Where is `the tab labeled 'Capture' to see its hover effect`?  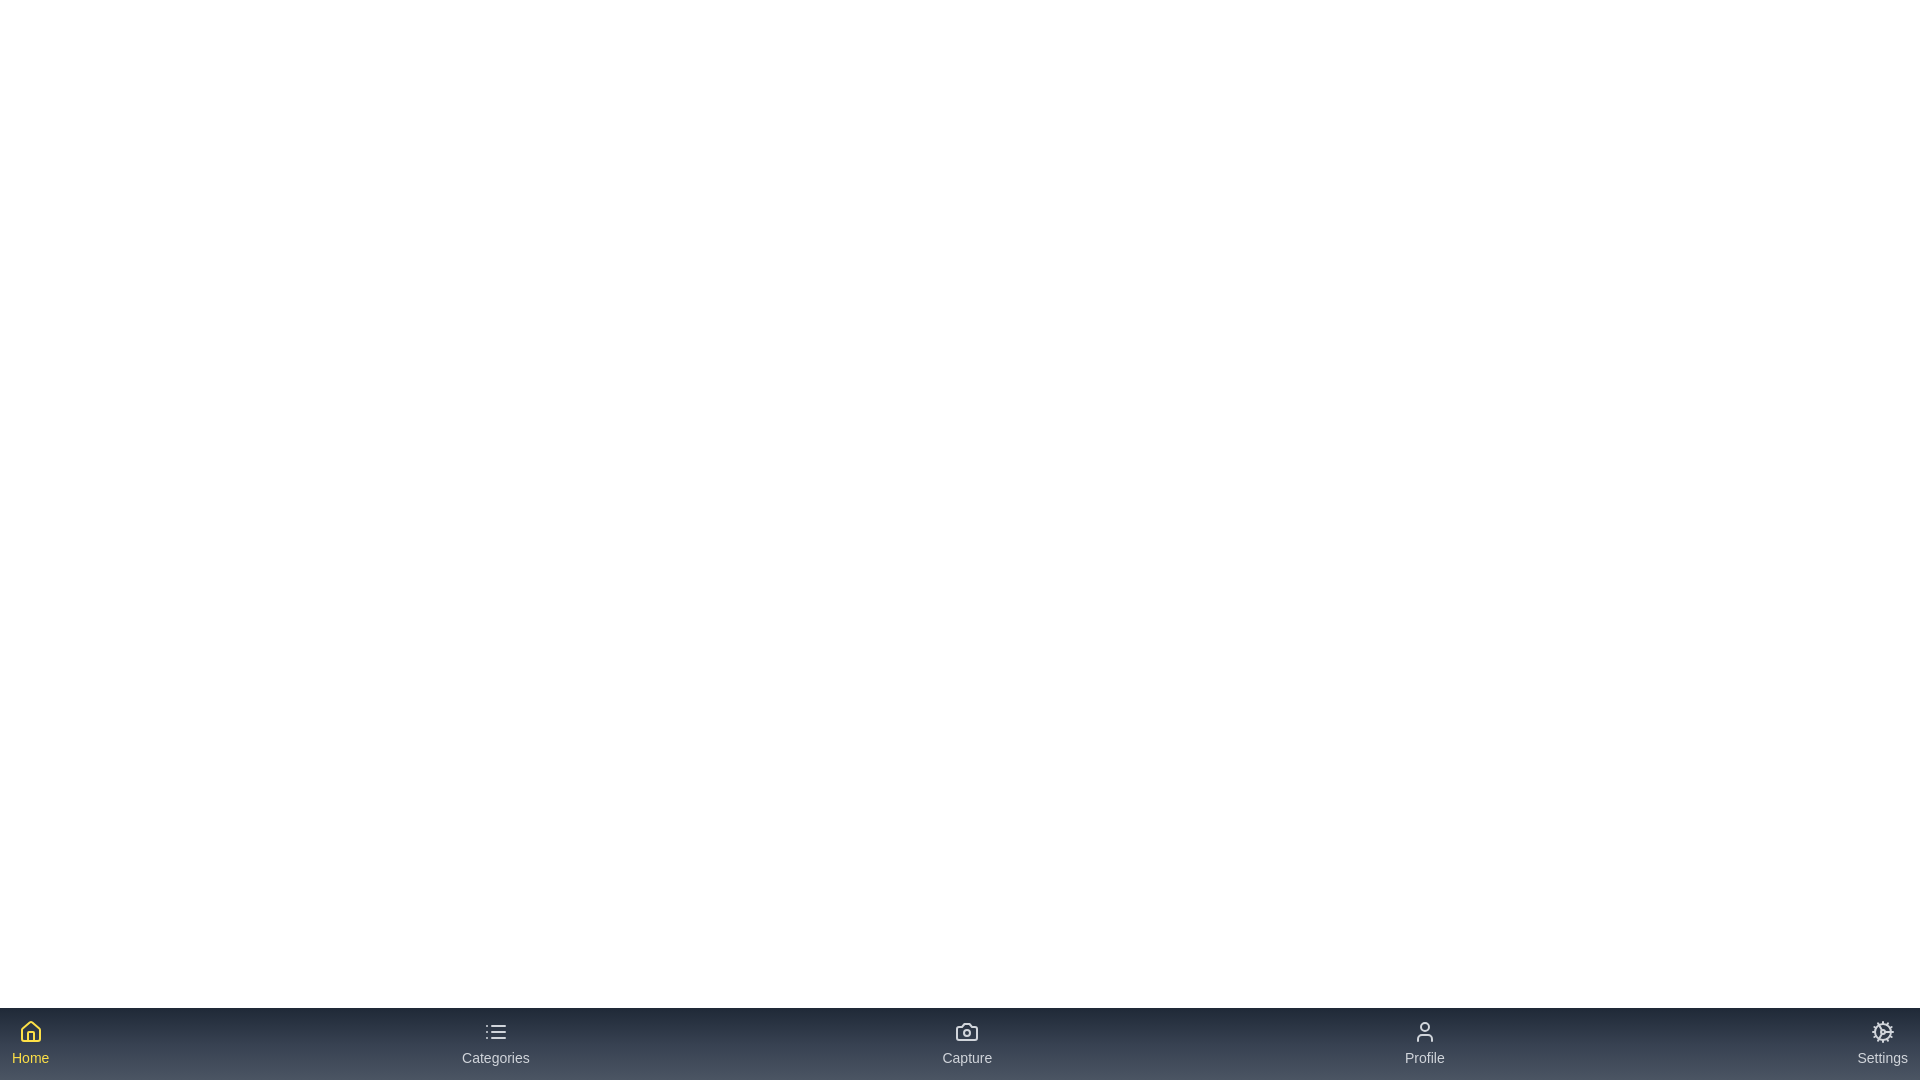 the tab labeled 'Capture' to see its hover effect is located at coordinates (967, 1043).